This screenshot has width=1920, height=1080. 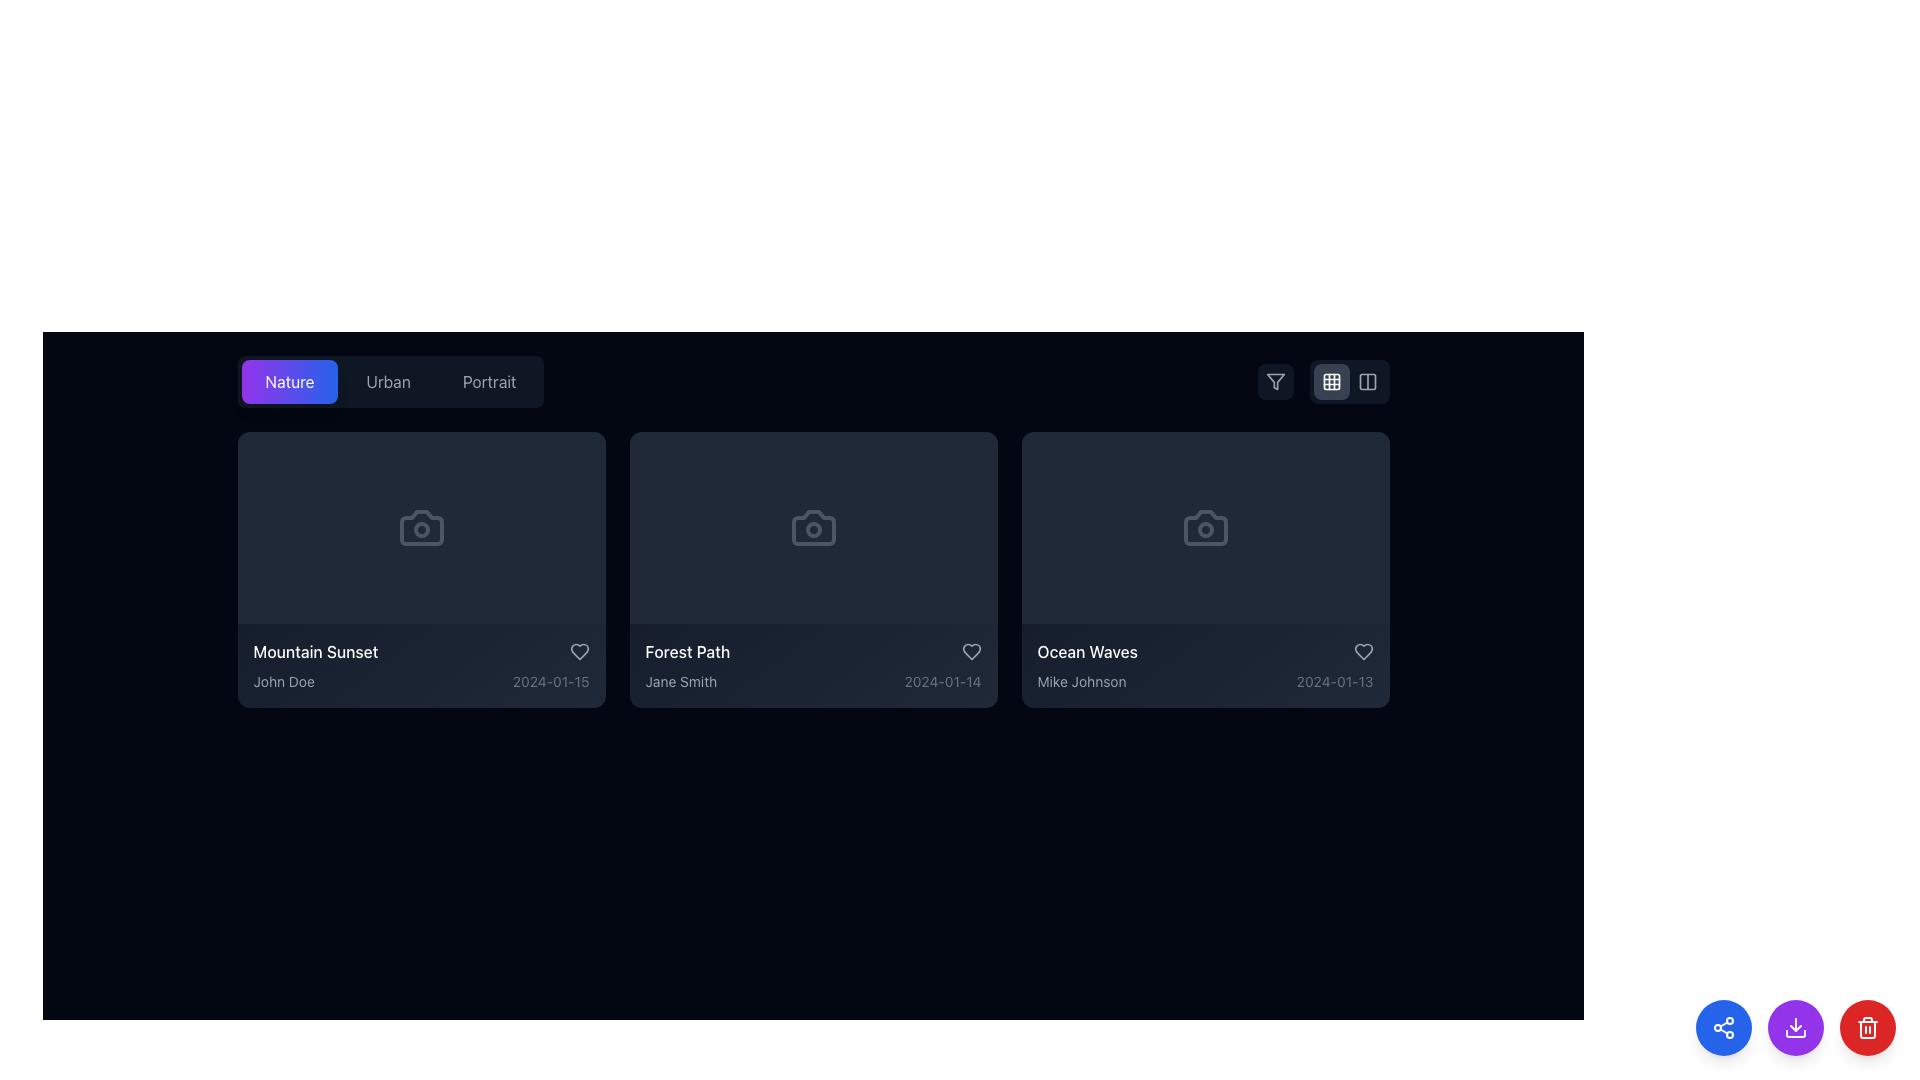 What do you see at coordinates (1204, 527) in the screenshot?
I see `the camera icon located at the center of the third card titled 'Ocean Waves', which is part of a series of horizontally arranged cards` at bounding box center [1204, 527].